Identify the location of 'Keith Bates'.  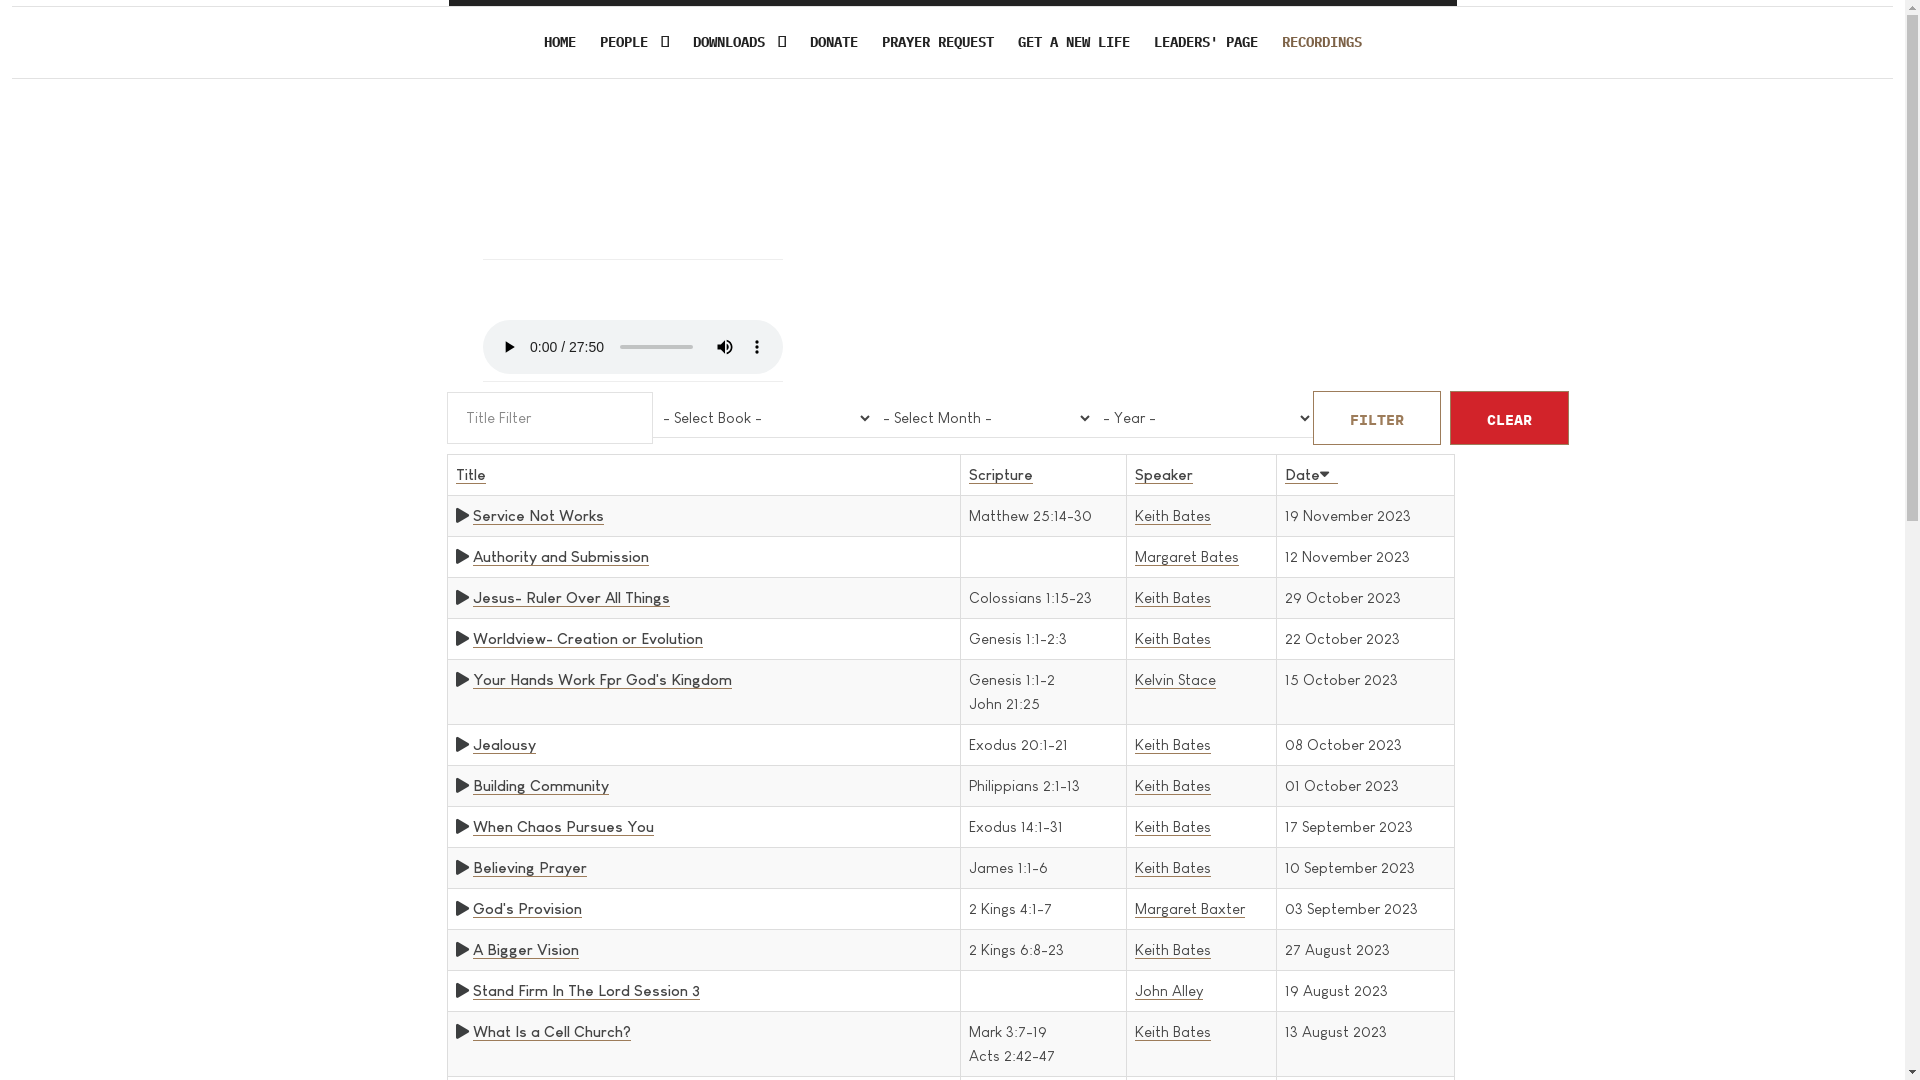
(1172, 826).